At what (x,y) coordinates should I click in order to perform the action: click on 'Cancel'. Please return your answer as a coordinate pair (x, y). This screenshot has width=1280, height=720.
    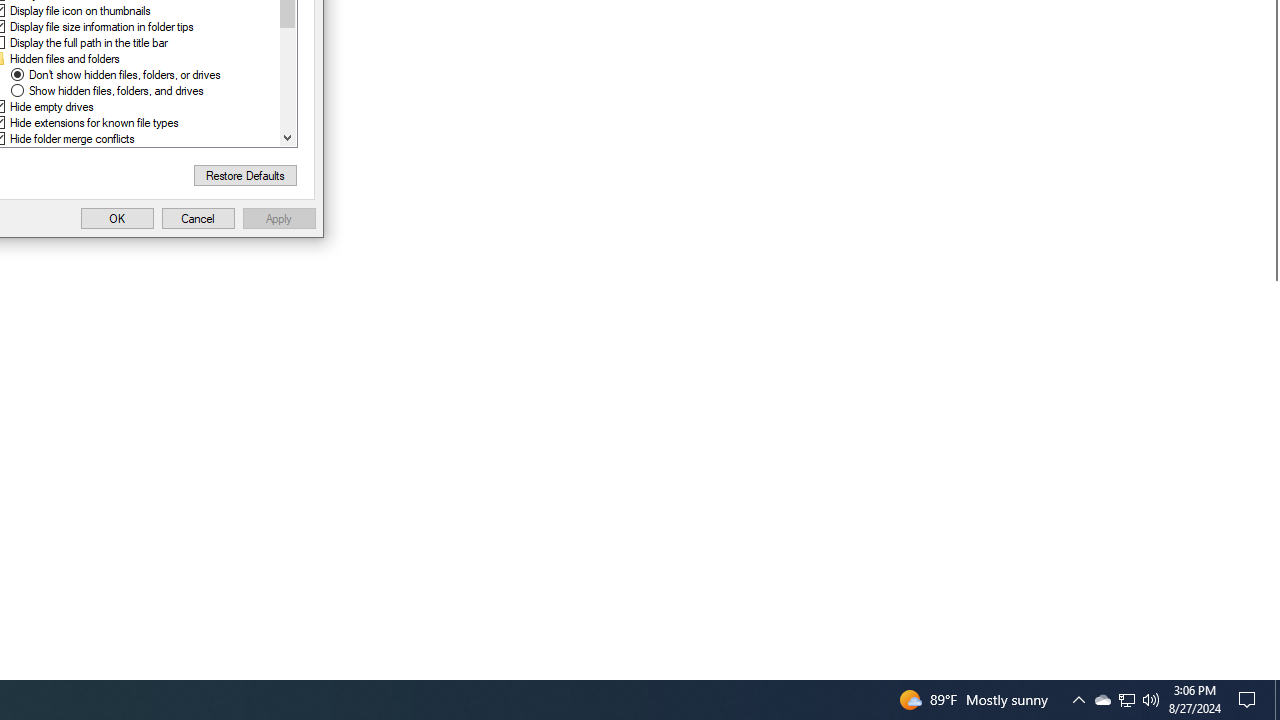
    Looking at the image, I should click on (198, 218).